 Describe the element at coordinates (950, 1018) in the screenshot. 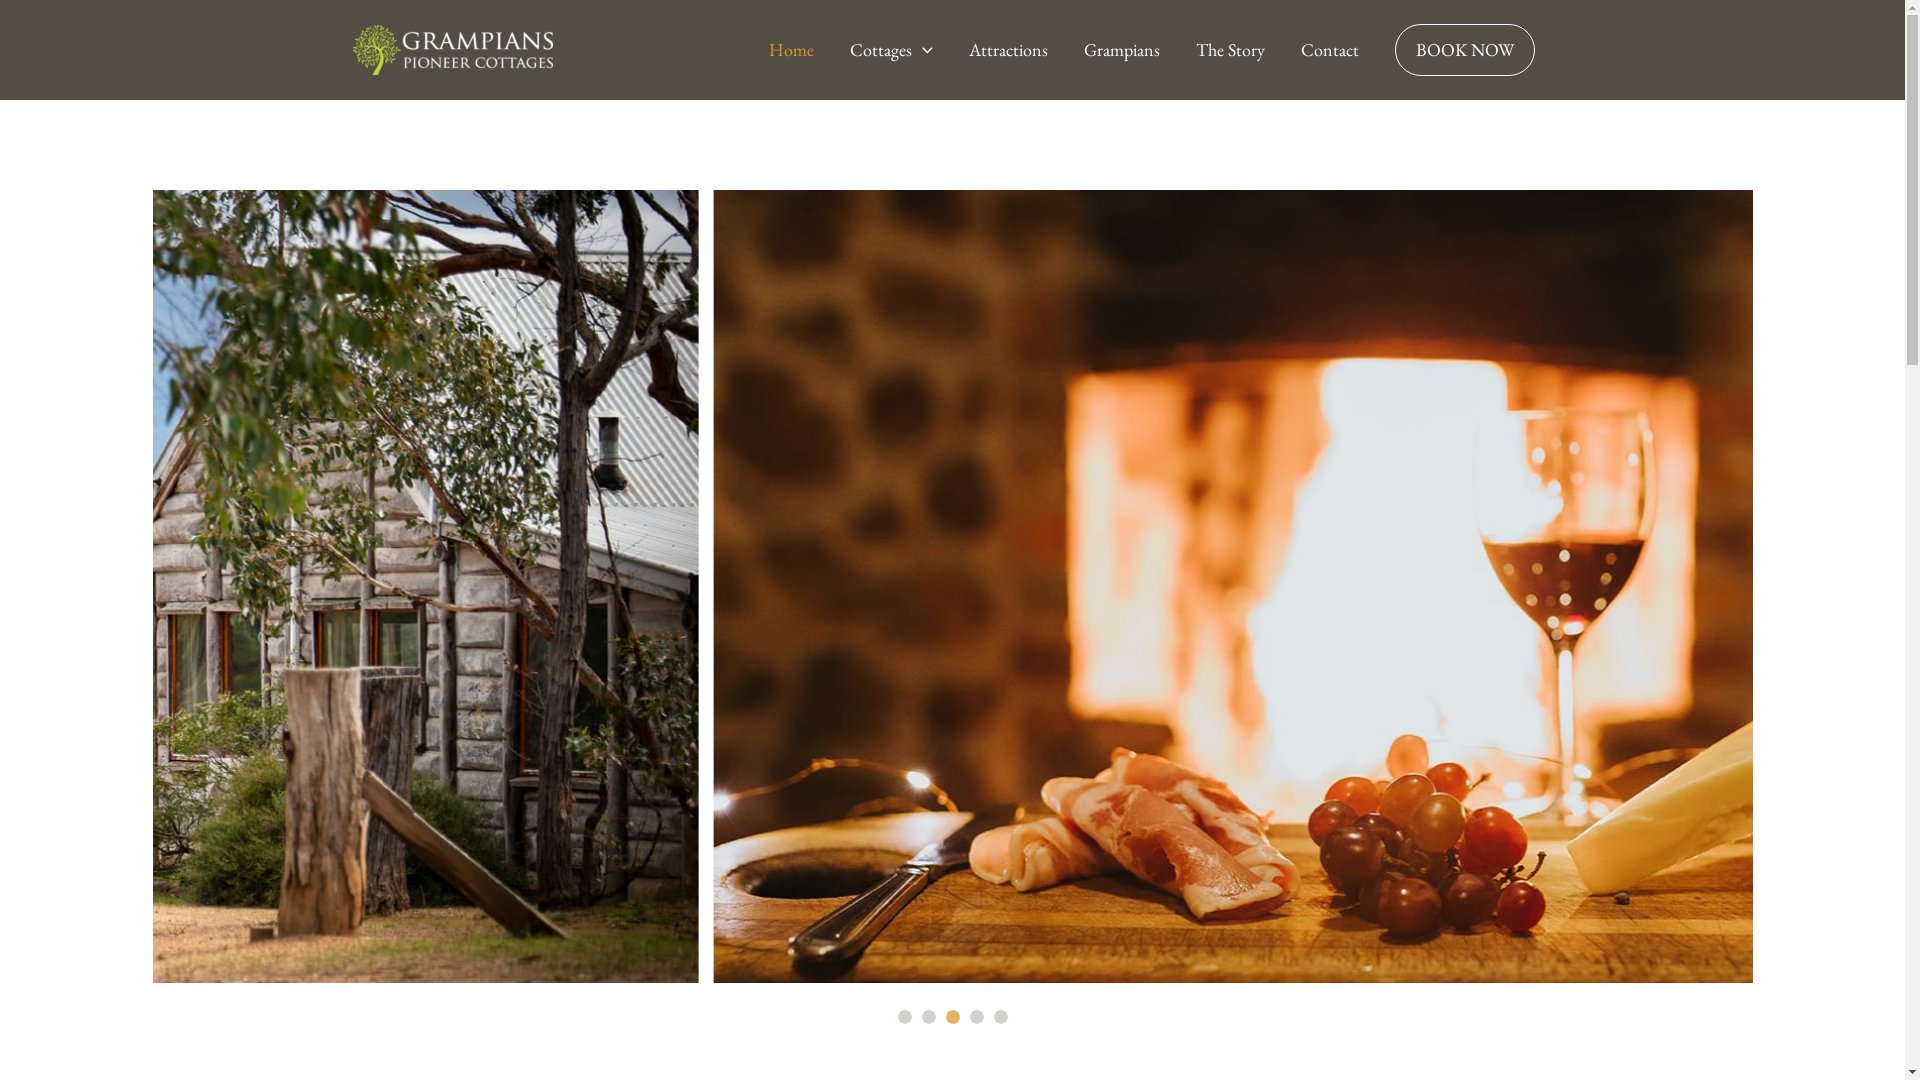

I see `'3'` at that location.